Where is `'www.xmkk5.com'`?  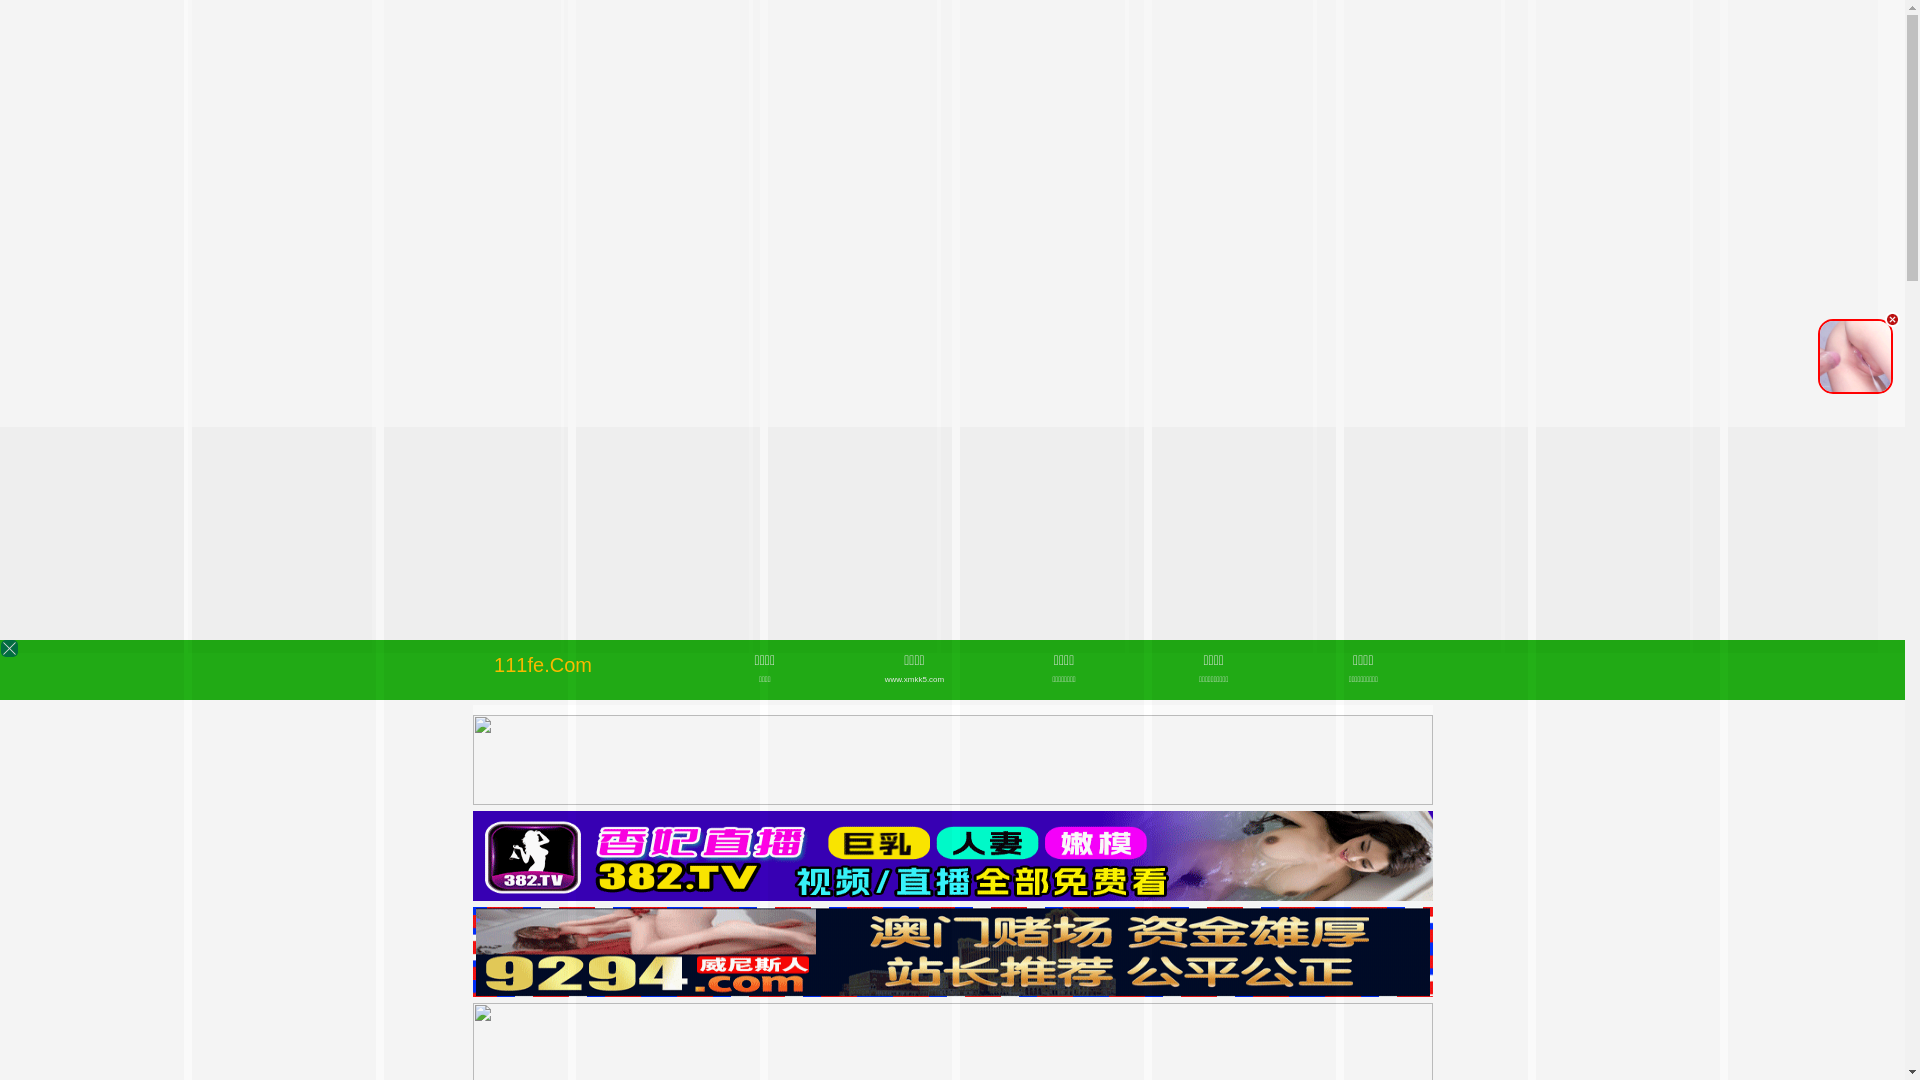
'www.xmkk5.com' is located at coordinates (914, 678).